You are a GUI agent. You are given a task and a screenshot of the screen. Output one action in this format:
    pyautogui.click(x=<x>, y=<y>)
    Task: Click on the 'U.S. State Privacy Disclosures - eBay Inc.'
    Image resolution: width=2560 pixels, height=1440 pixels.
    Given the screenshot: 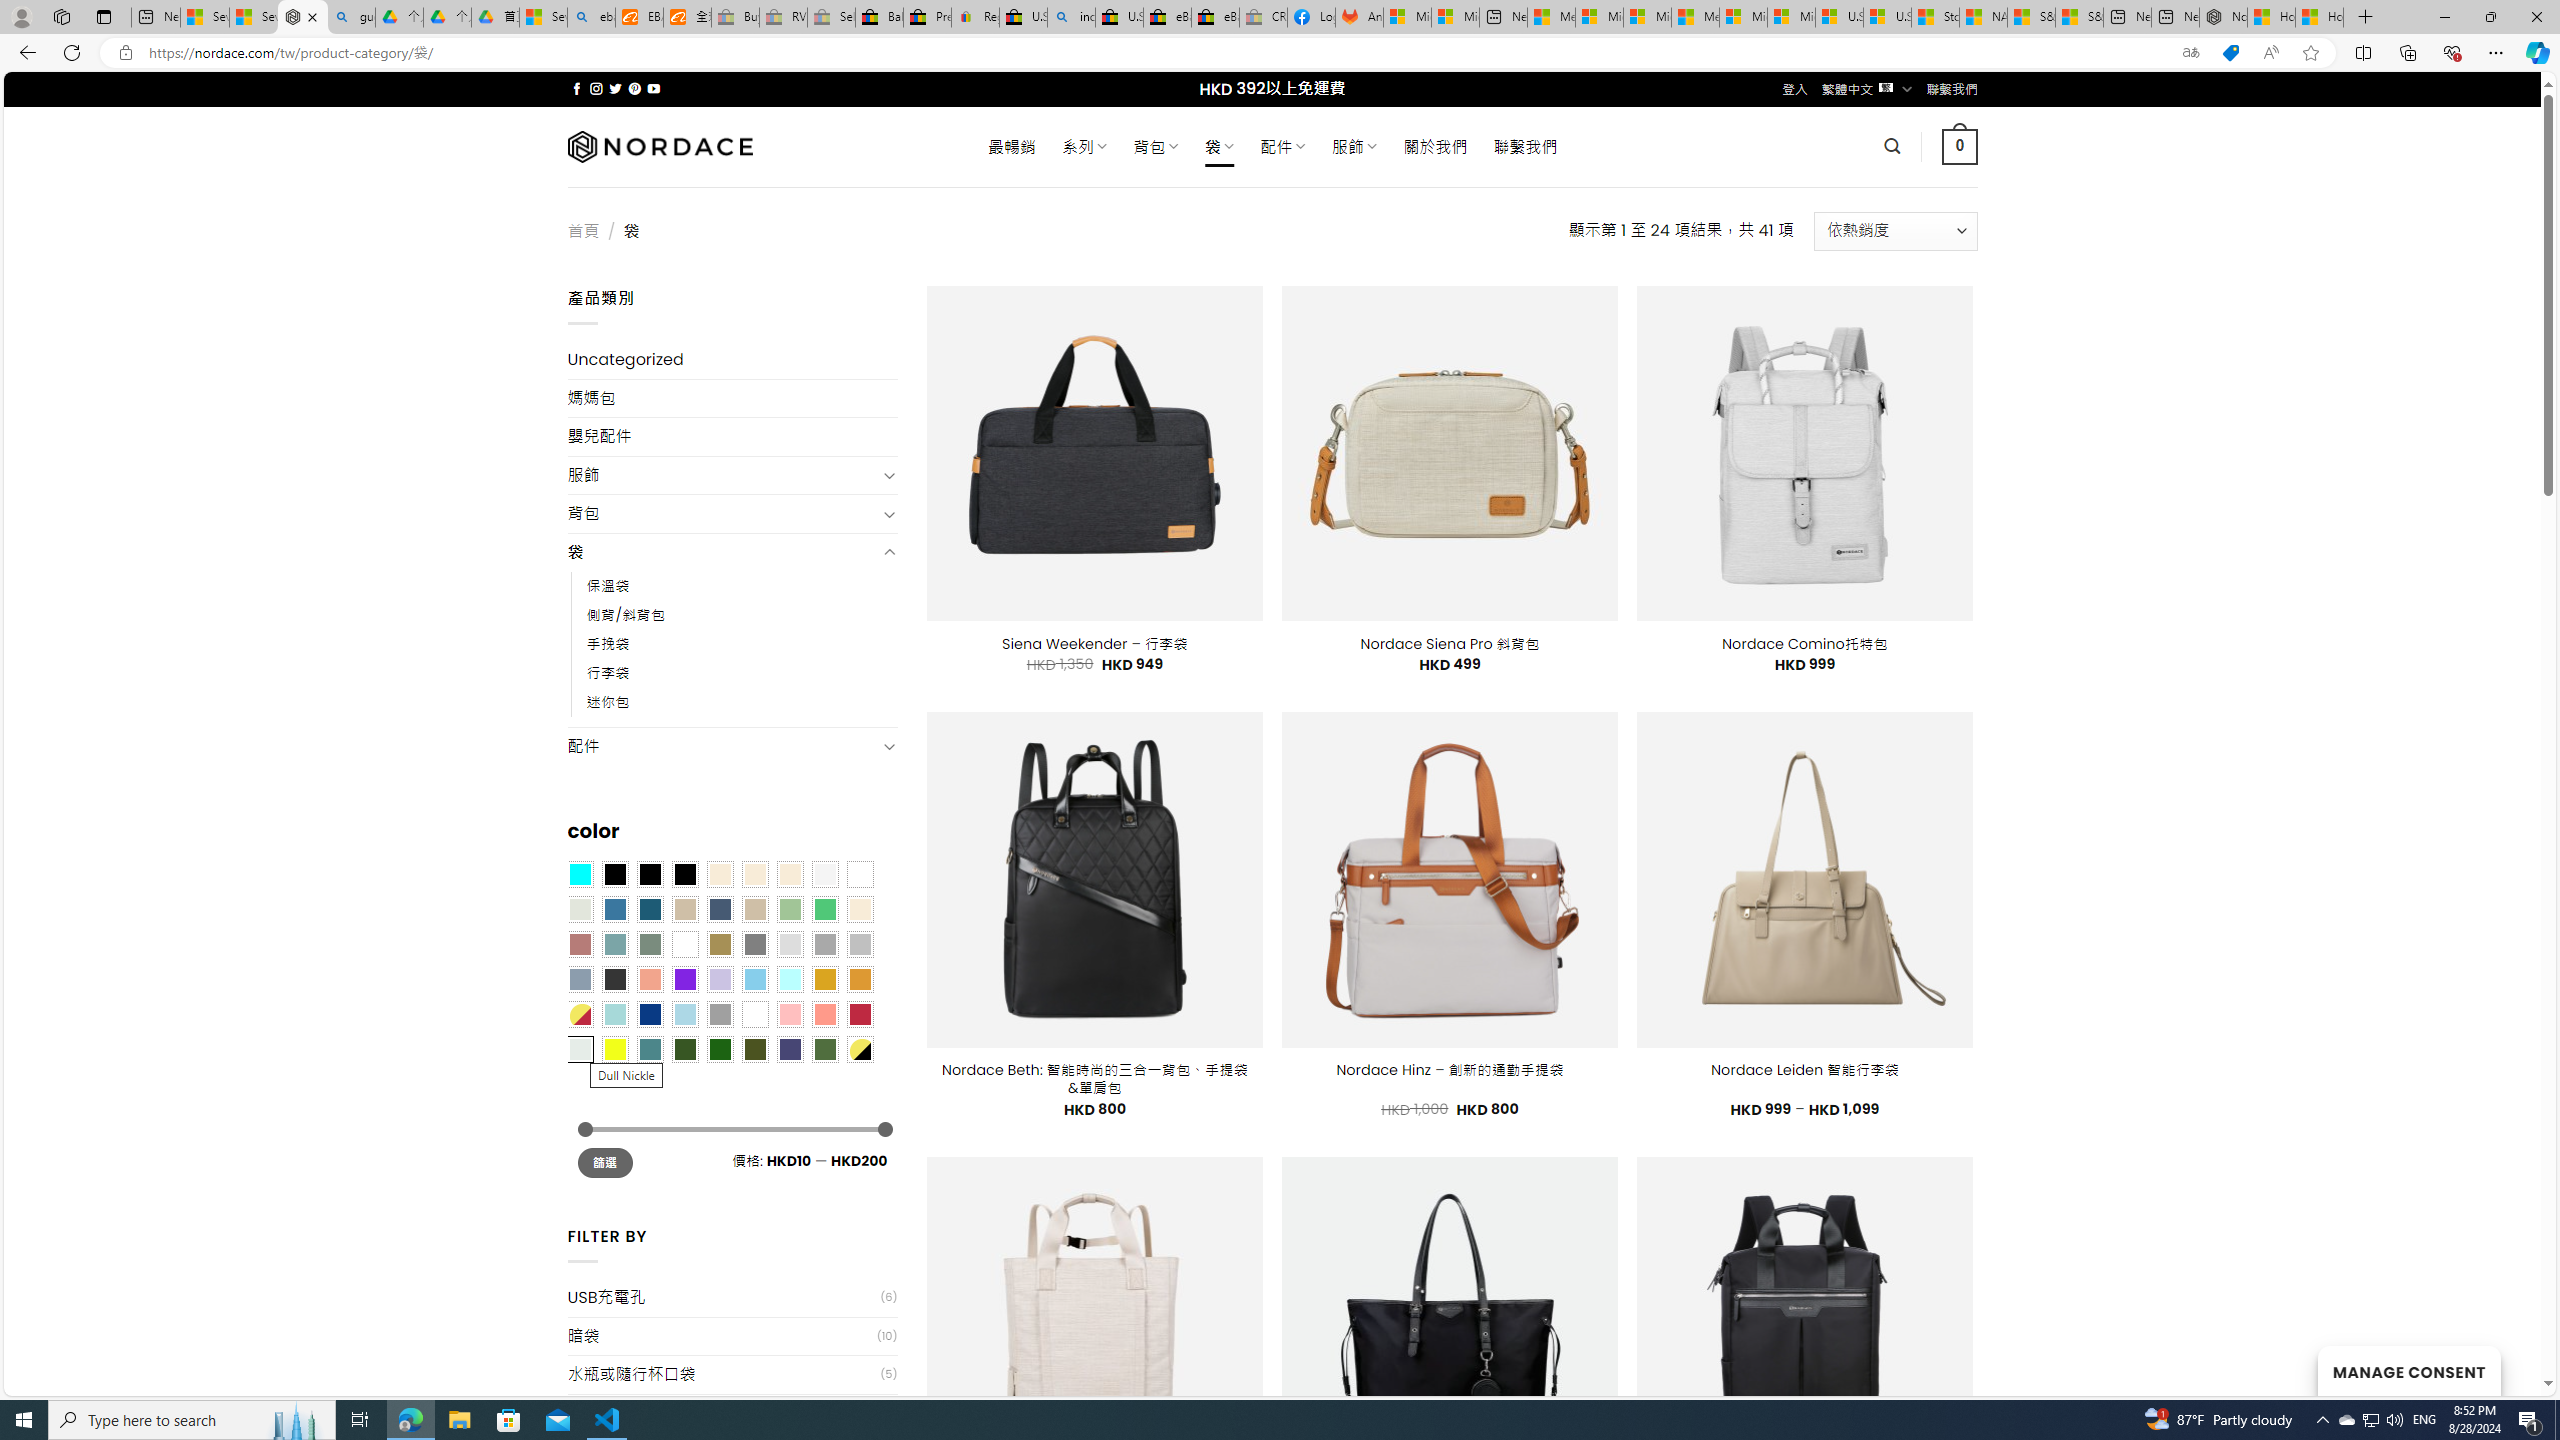 What is the action you would take?
    pyautogui.click(x=1120, y=16)
    